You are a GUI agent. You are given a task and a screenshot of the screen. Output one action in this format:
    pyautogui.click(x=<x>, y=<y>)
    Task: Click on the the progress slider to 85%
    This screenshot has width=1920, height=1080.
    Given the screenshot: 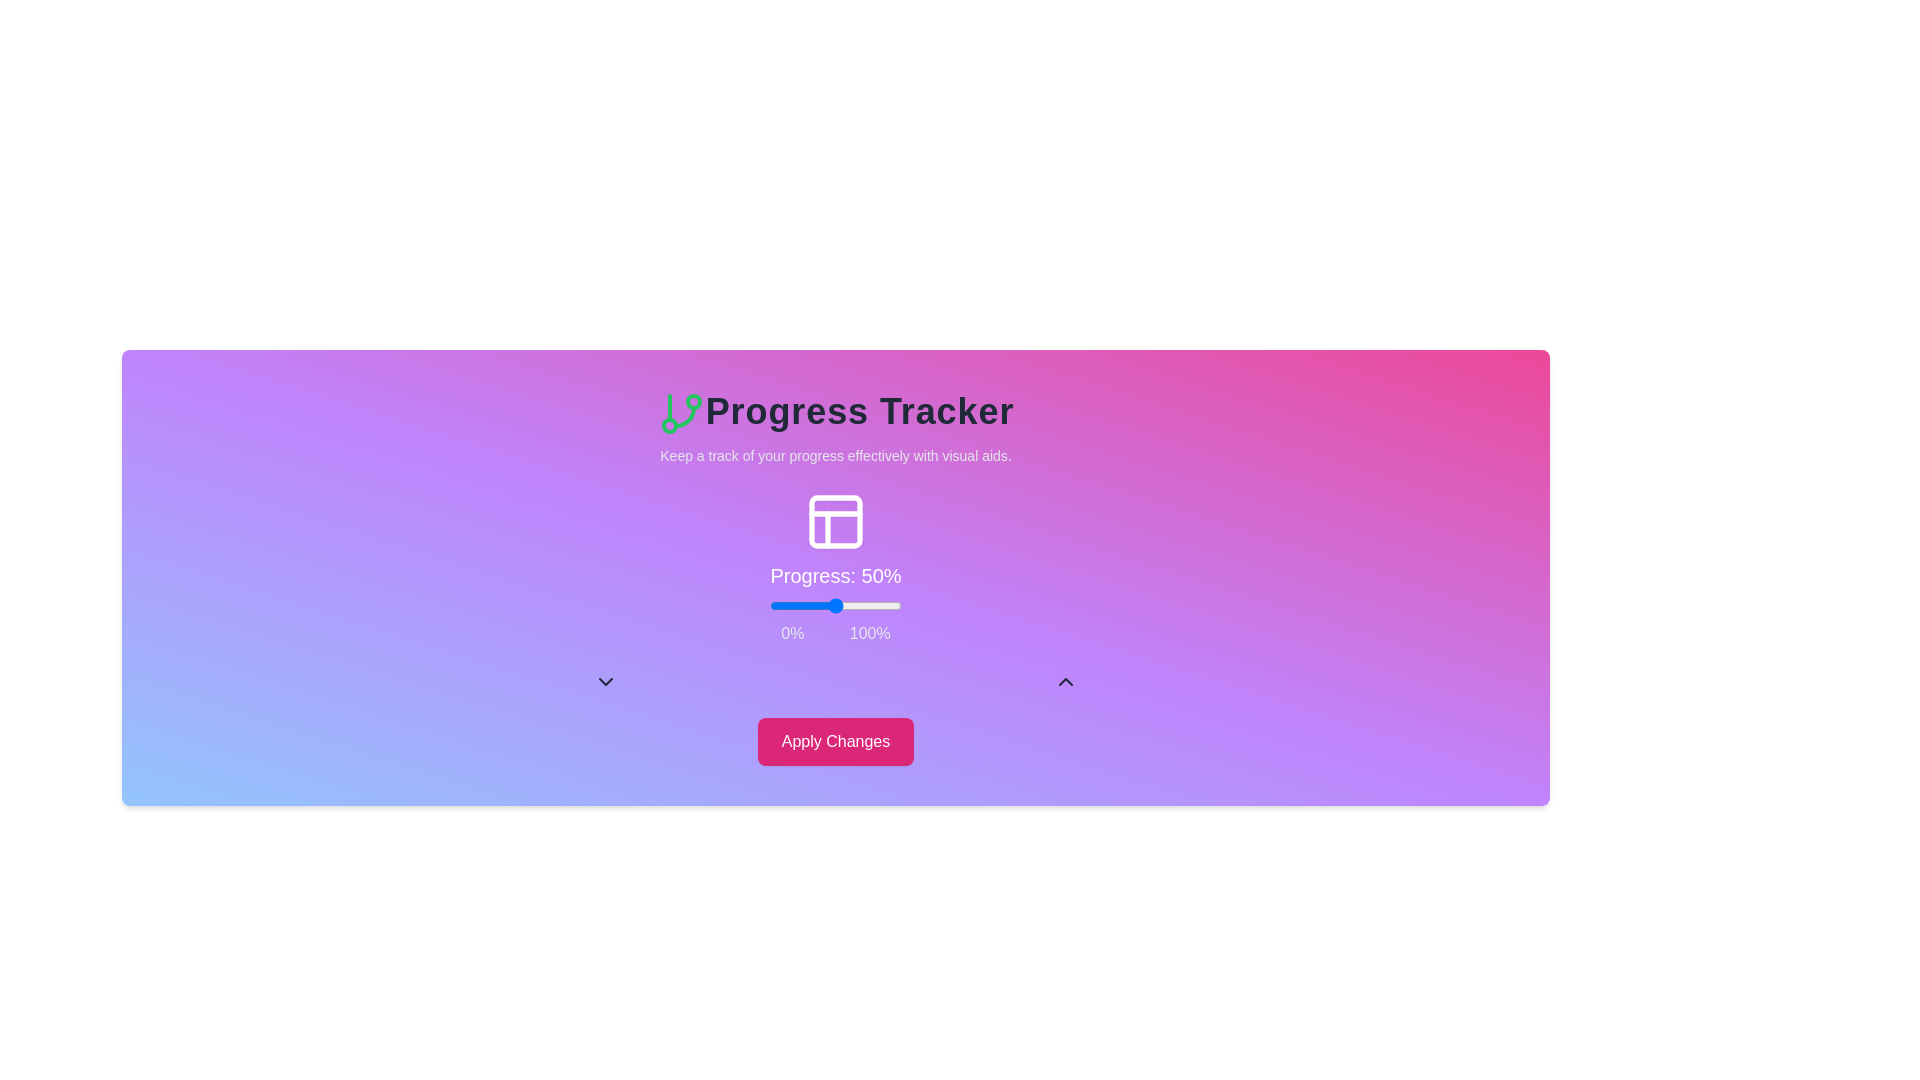 What is the action you would take?
    pyautogui.click(x=880, y=604)
    